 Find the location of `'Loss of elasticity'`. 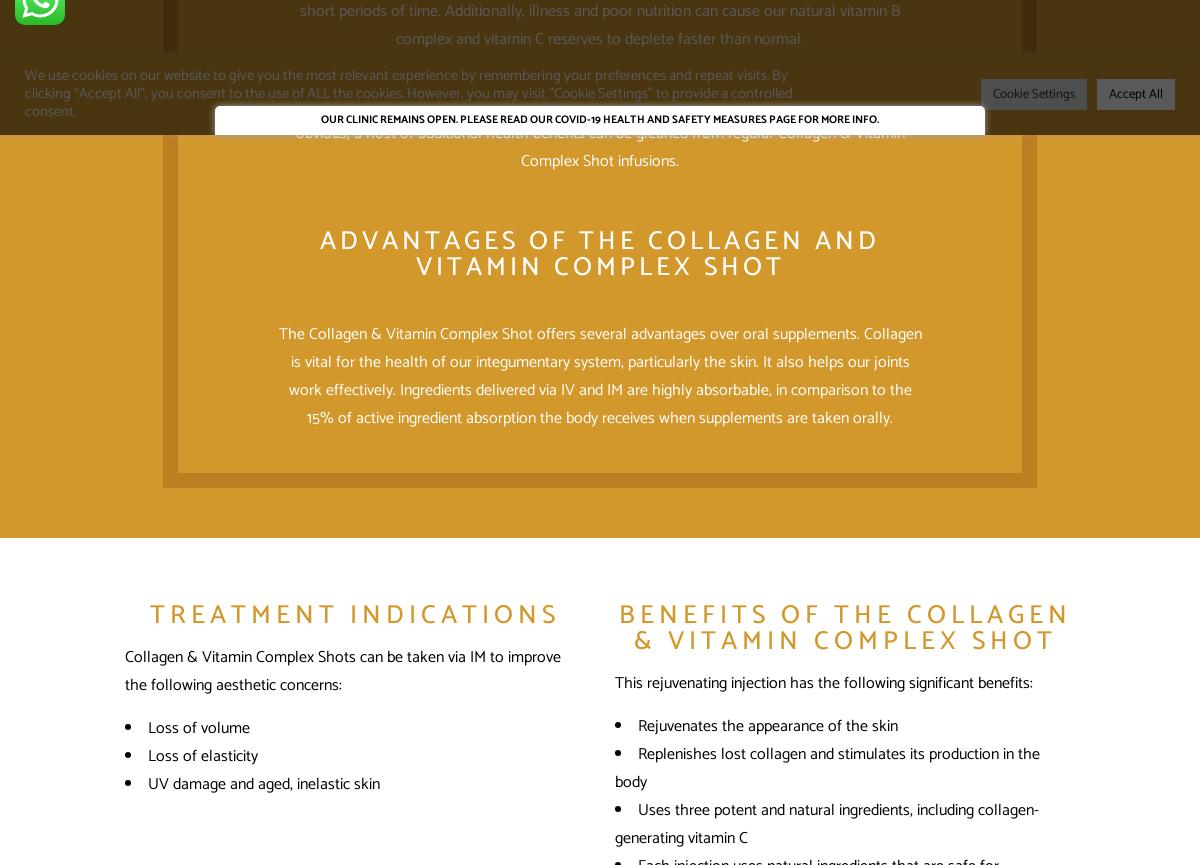

'Loss of elasticity' is located at coordinates (202, 755).